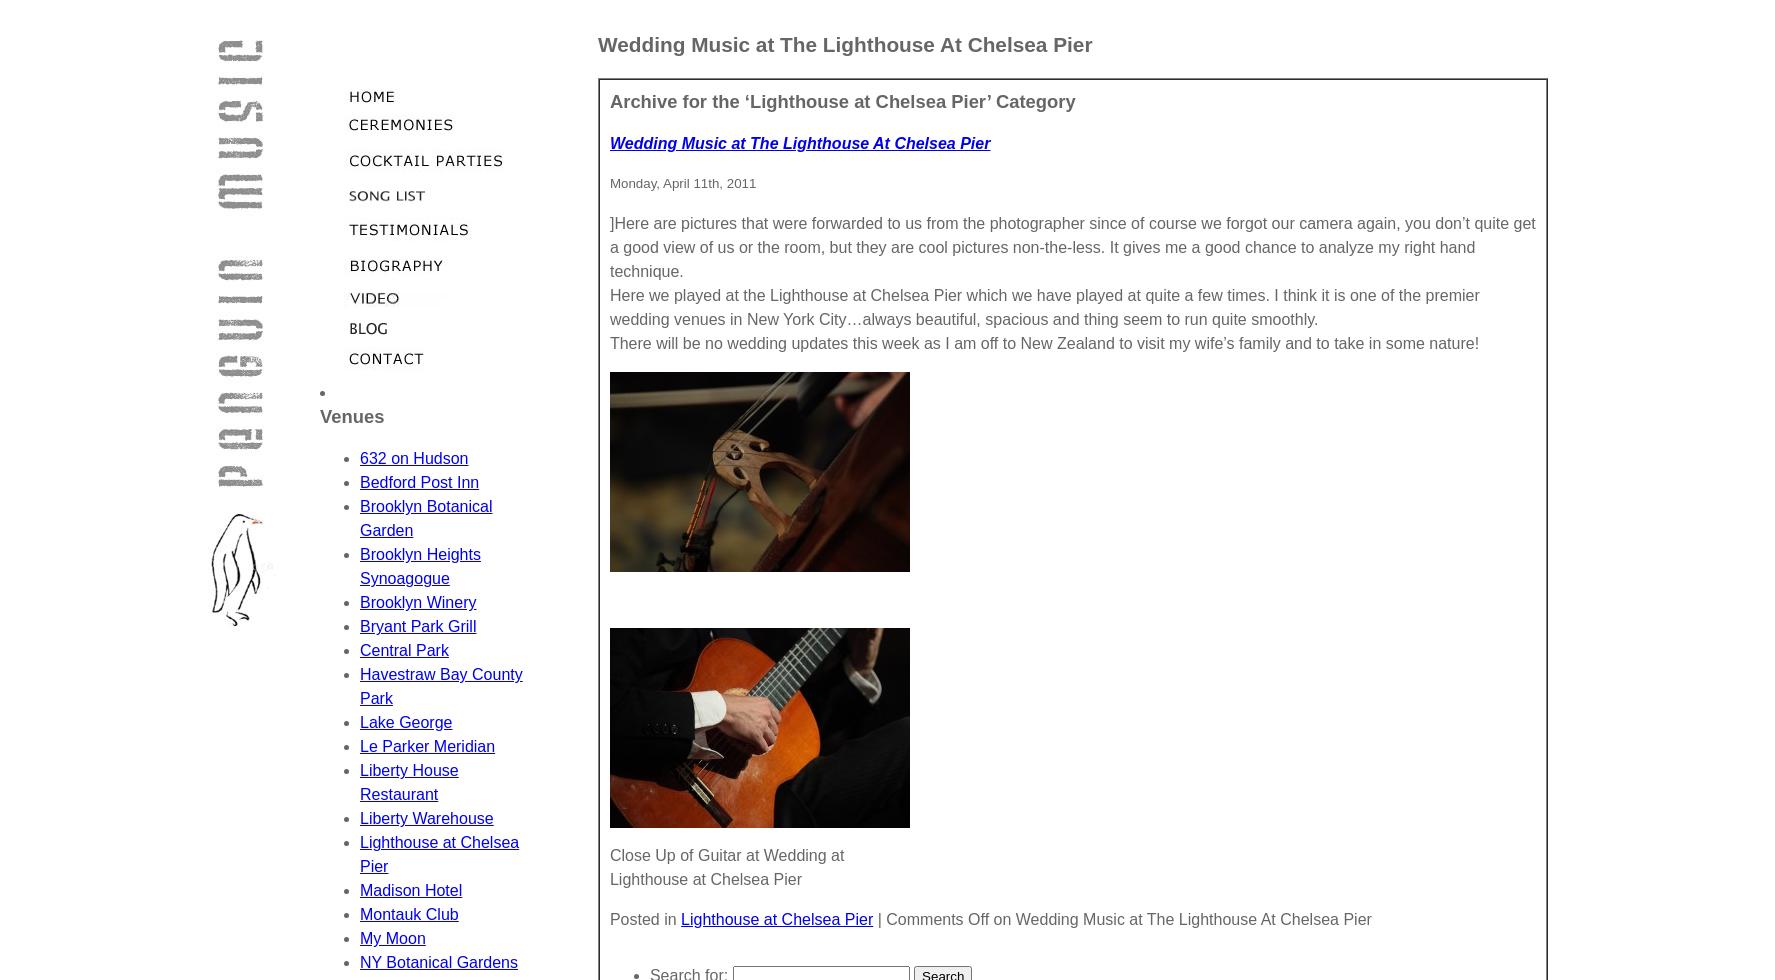 The width and height of the screenshot is (1775, 980). What do you see at coordinates (408, 782) in the screenshot?
I see `'Liberty House Restaurant'` at bounding box center [408, 782].